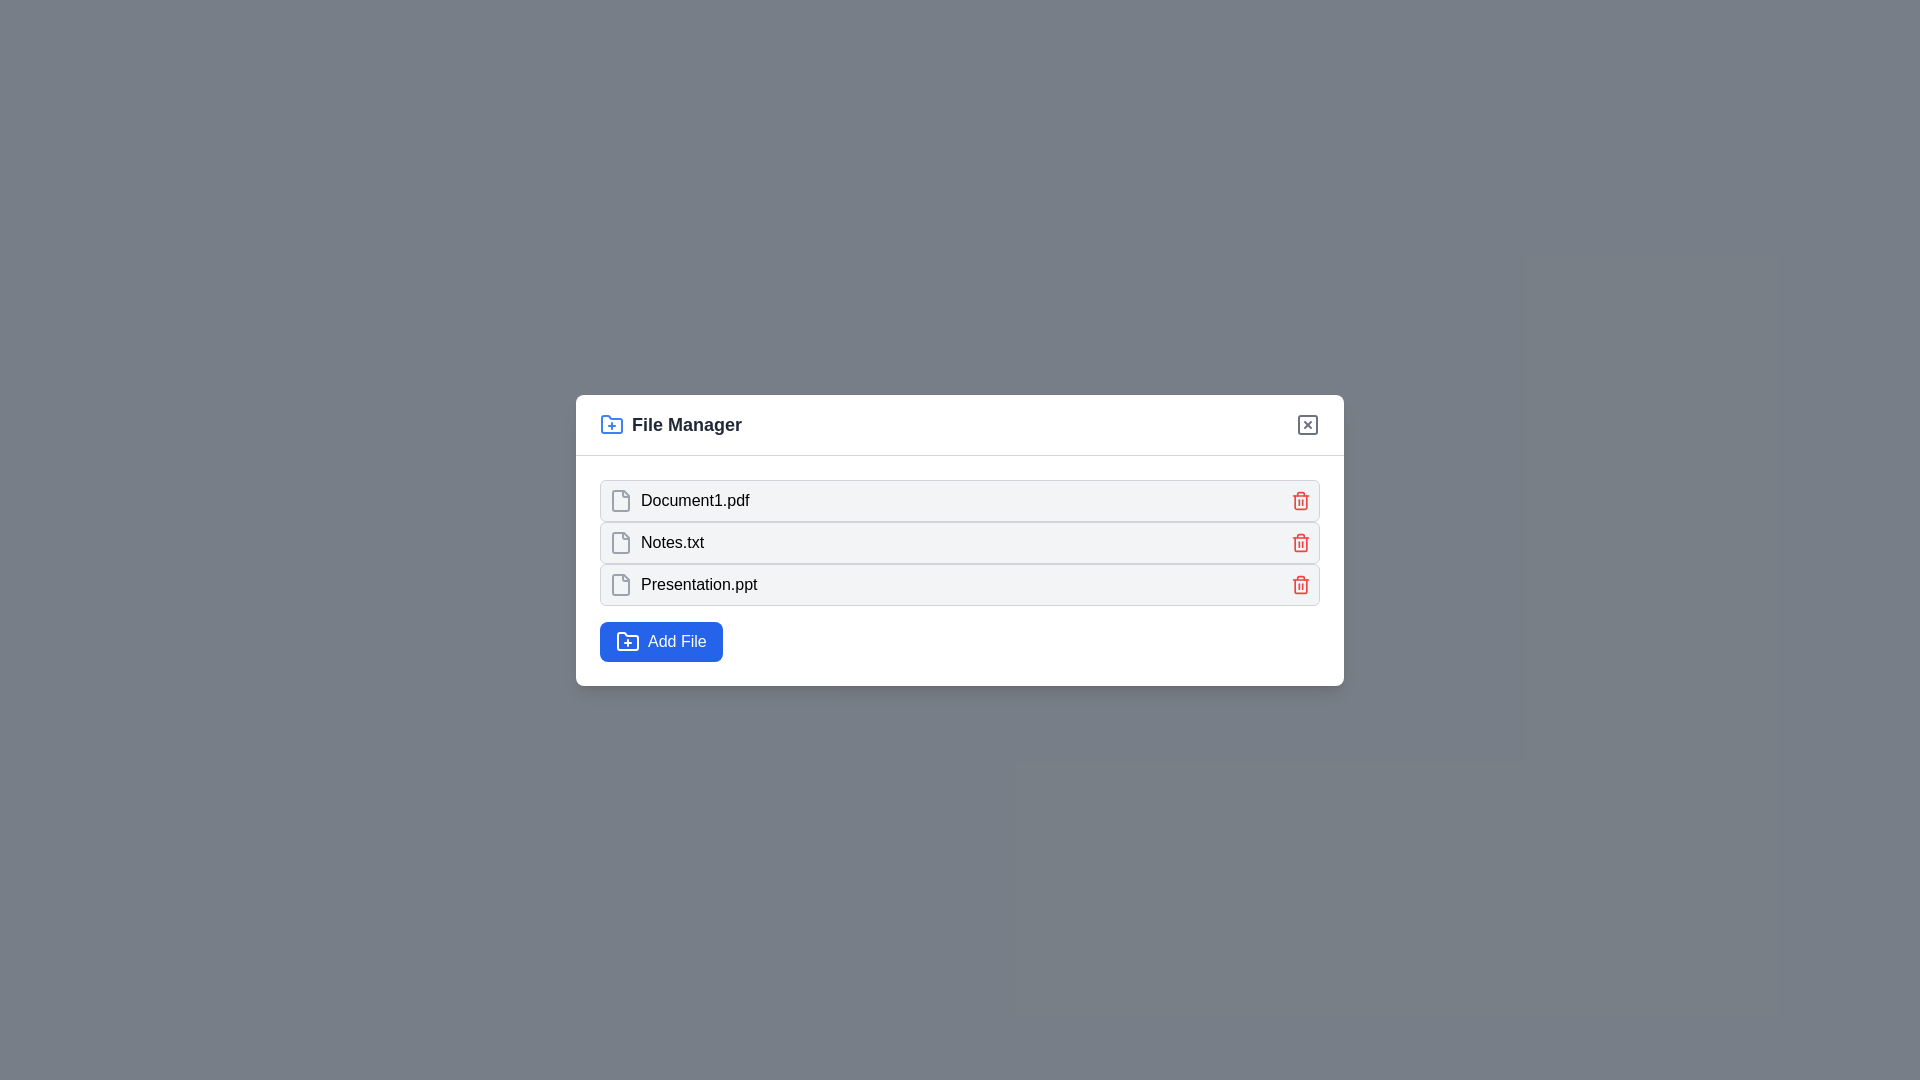 The image size is (1920, 1080). What do you see at coordinates (678, 499) in the screenshot?
I see `the list item displaying the file labeled 'Document1.pdf'` at bounding box center [678, 499].